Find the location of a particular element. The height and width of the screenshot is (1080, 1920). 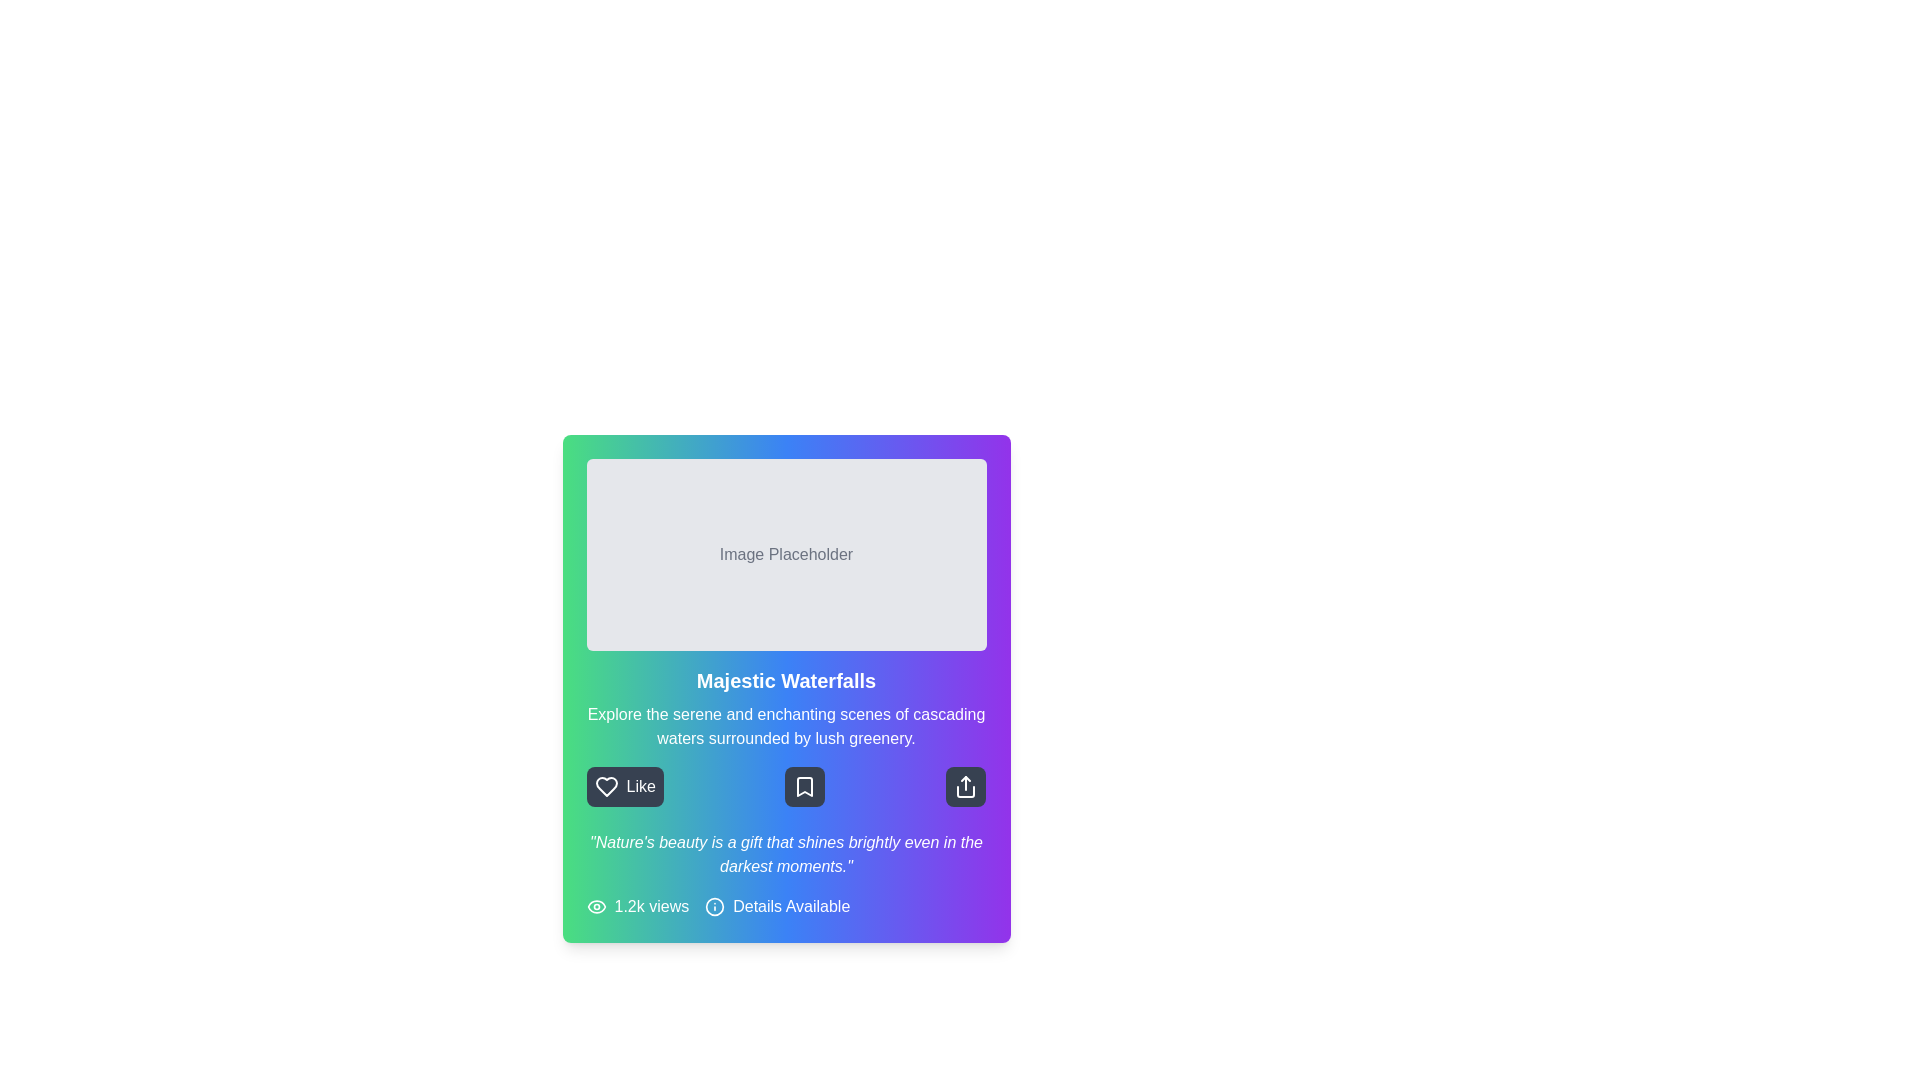

the bookmark icon, which is the second button in the bottom row of buttons in the card is located at coordinates (805, 785).